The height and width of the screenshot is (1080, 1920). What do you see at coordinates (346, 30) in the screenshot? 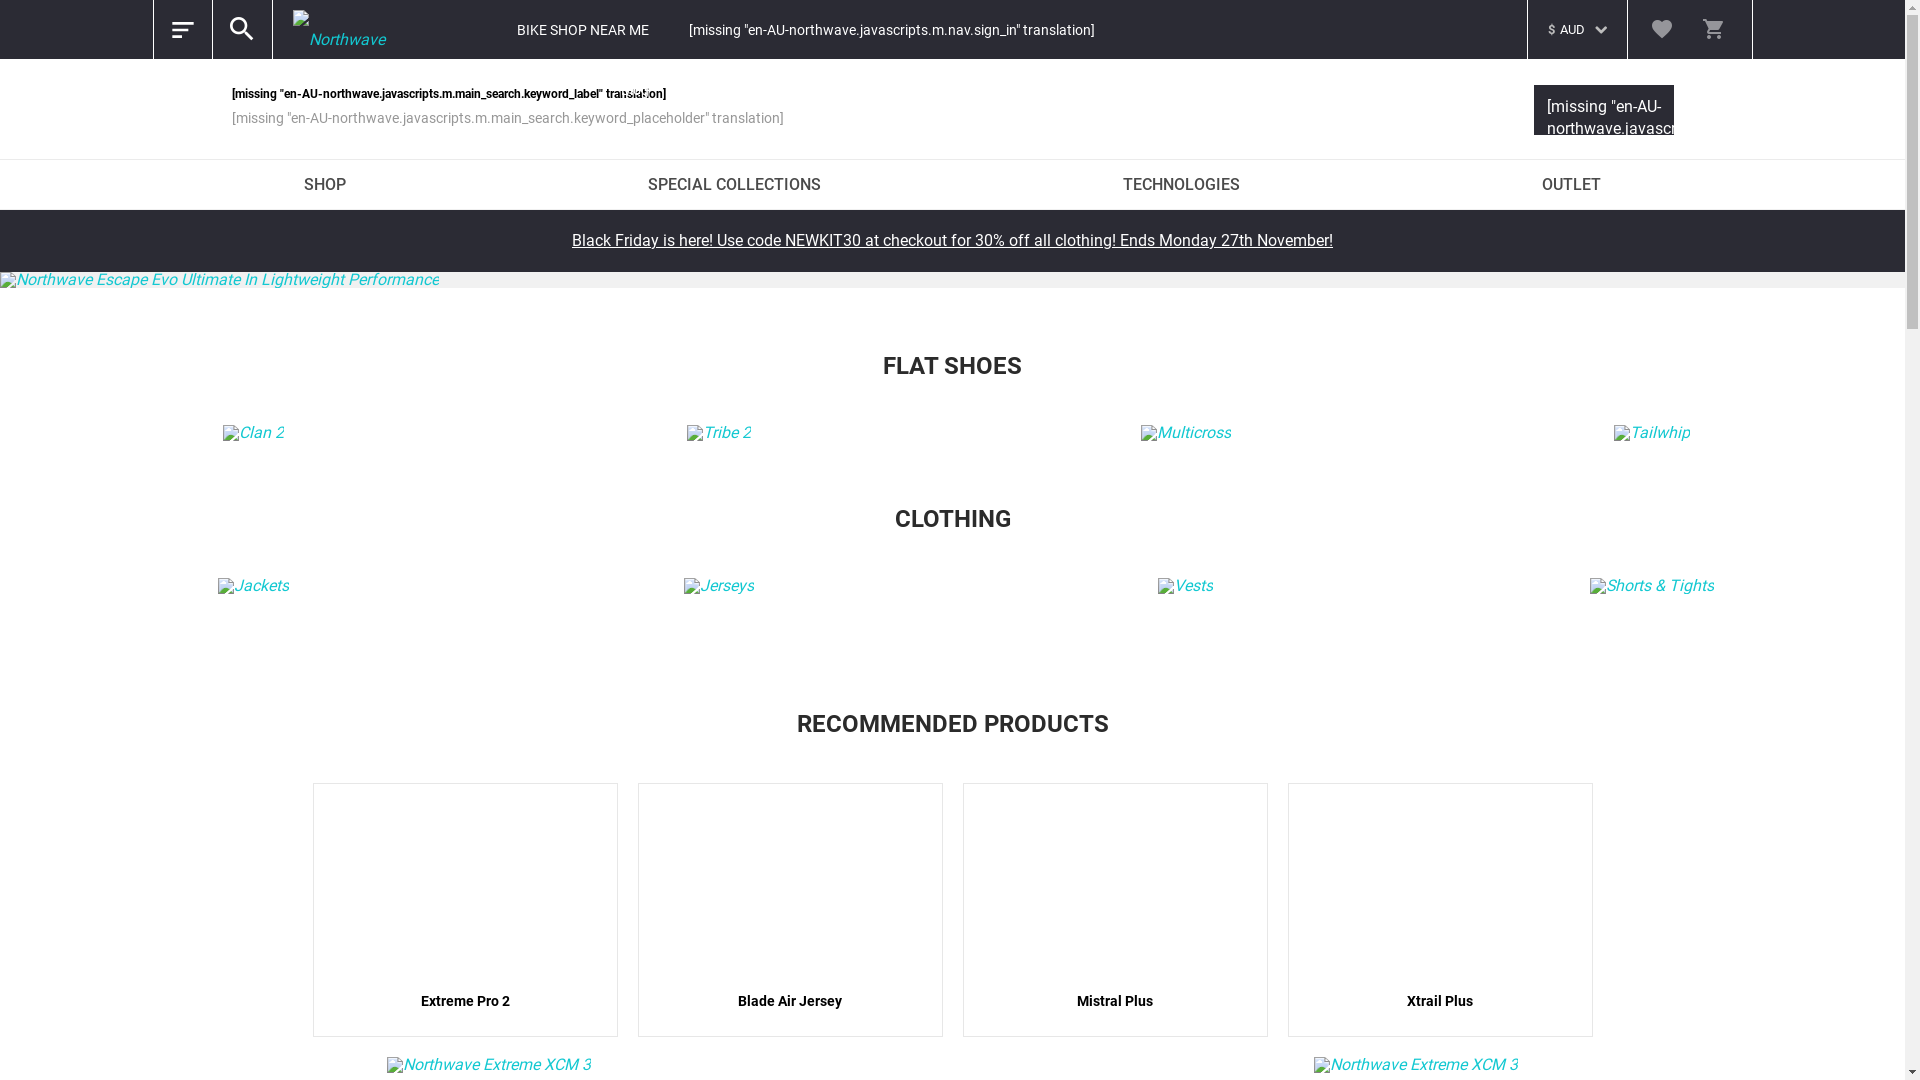
I see `'Northwave Australia Home Page'` at bounding box center [346, 30].